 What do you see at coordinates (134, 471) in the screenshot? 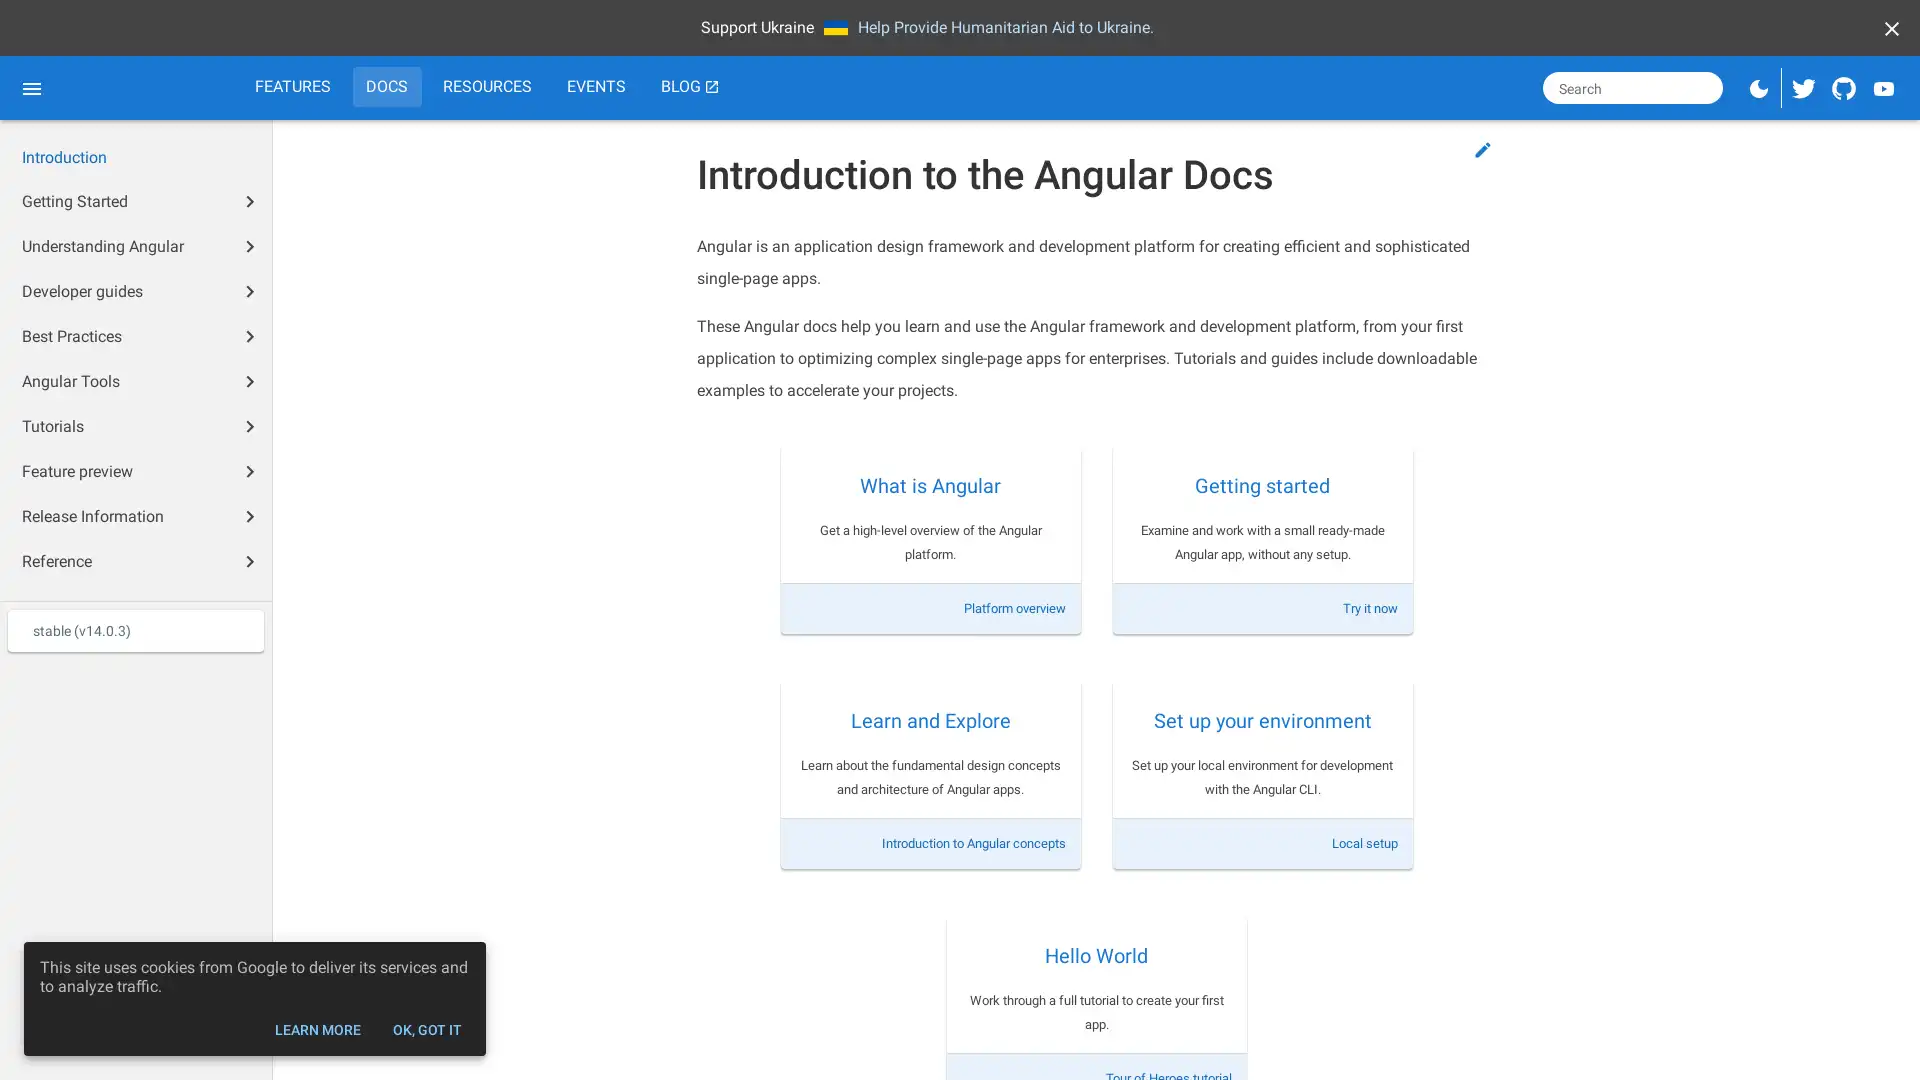
I see `Feature preview` at bounding box center [134, 471].